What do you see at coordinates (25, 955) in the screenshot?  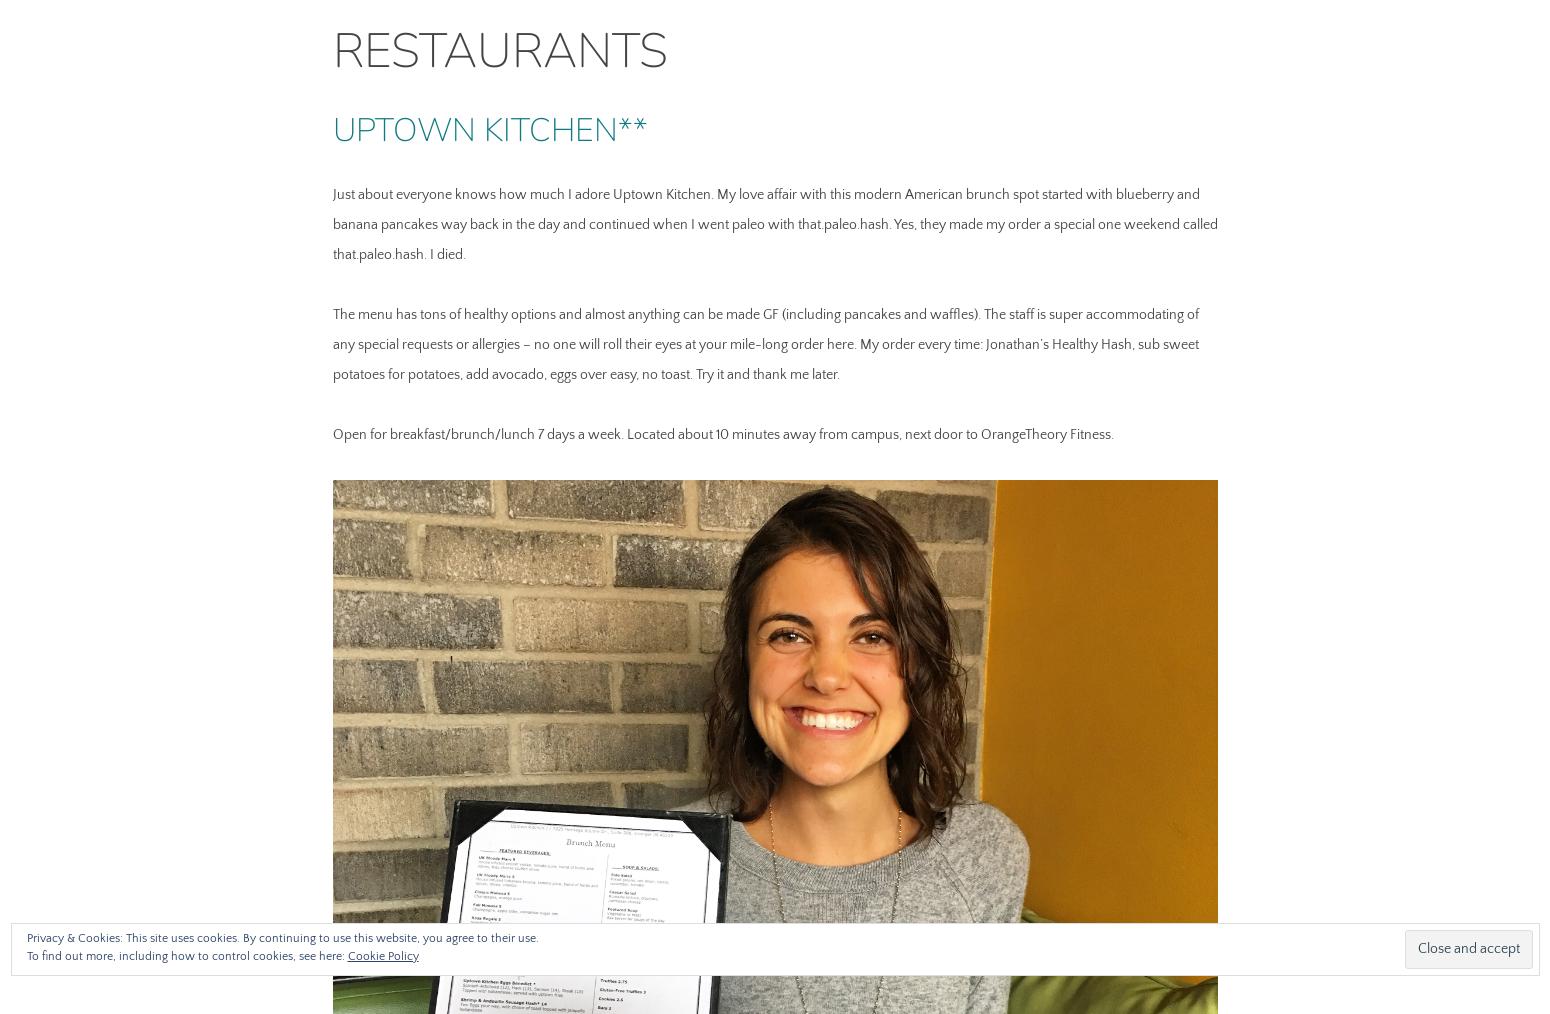 I see `'To find out more, including how to control cookies, see here:'` at bounding box center [25, 955].